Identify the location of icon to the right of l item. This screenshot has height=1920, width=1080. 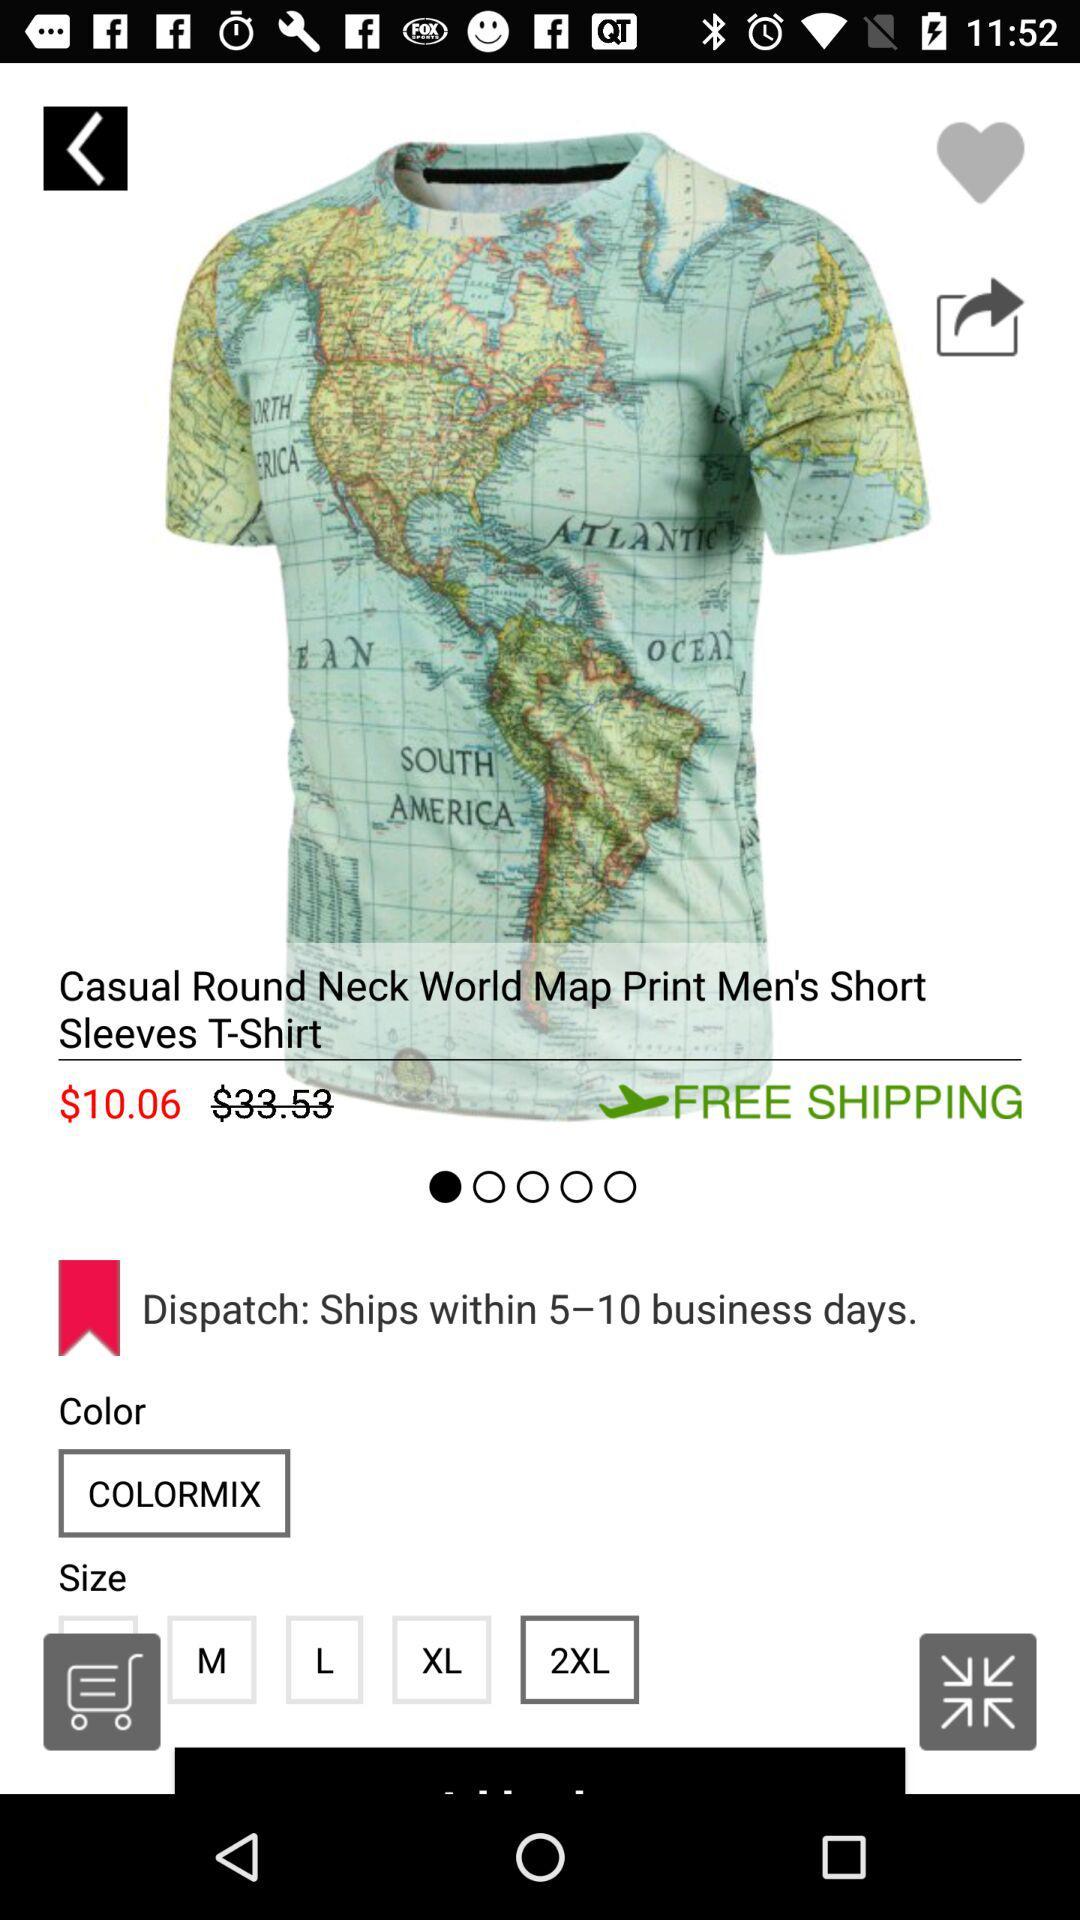
(440, 1659).